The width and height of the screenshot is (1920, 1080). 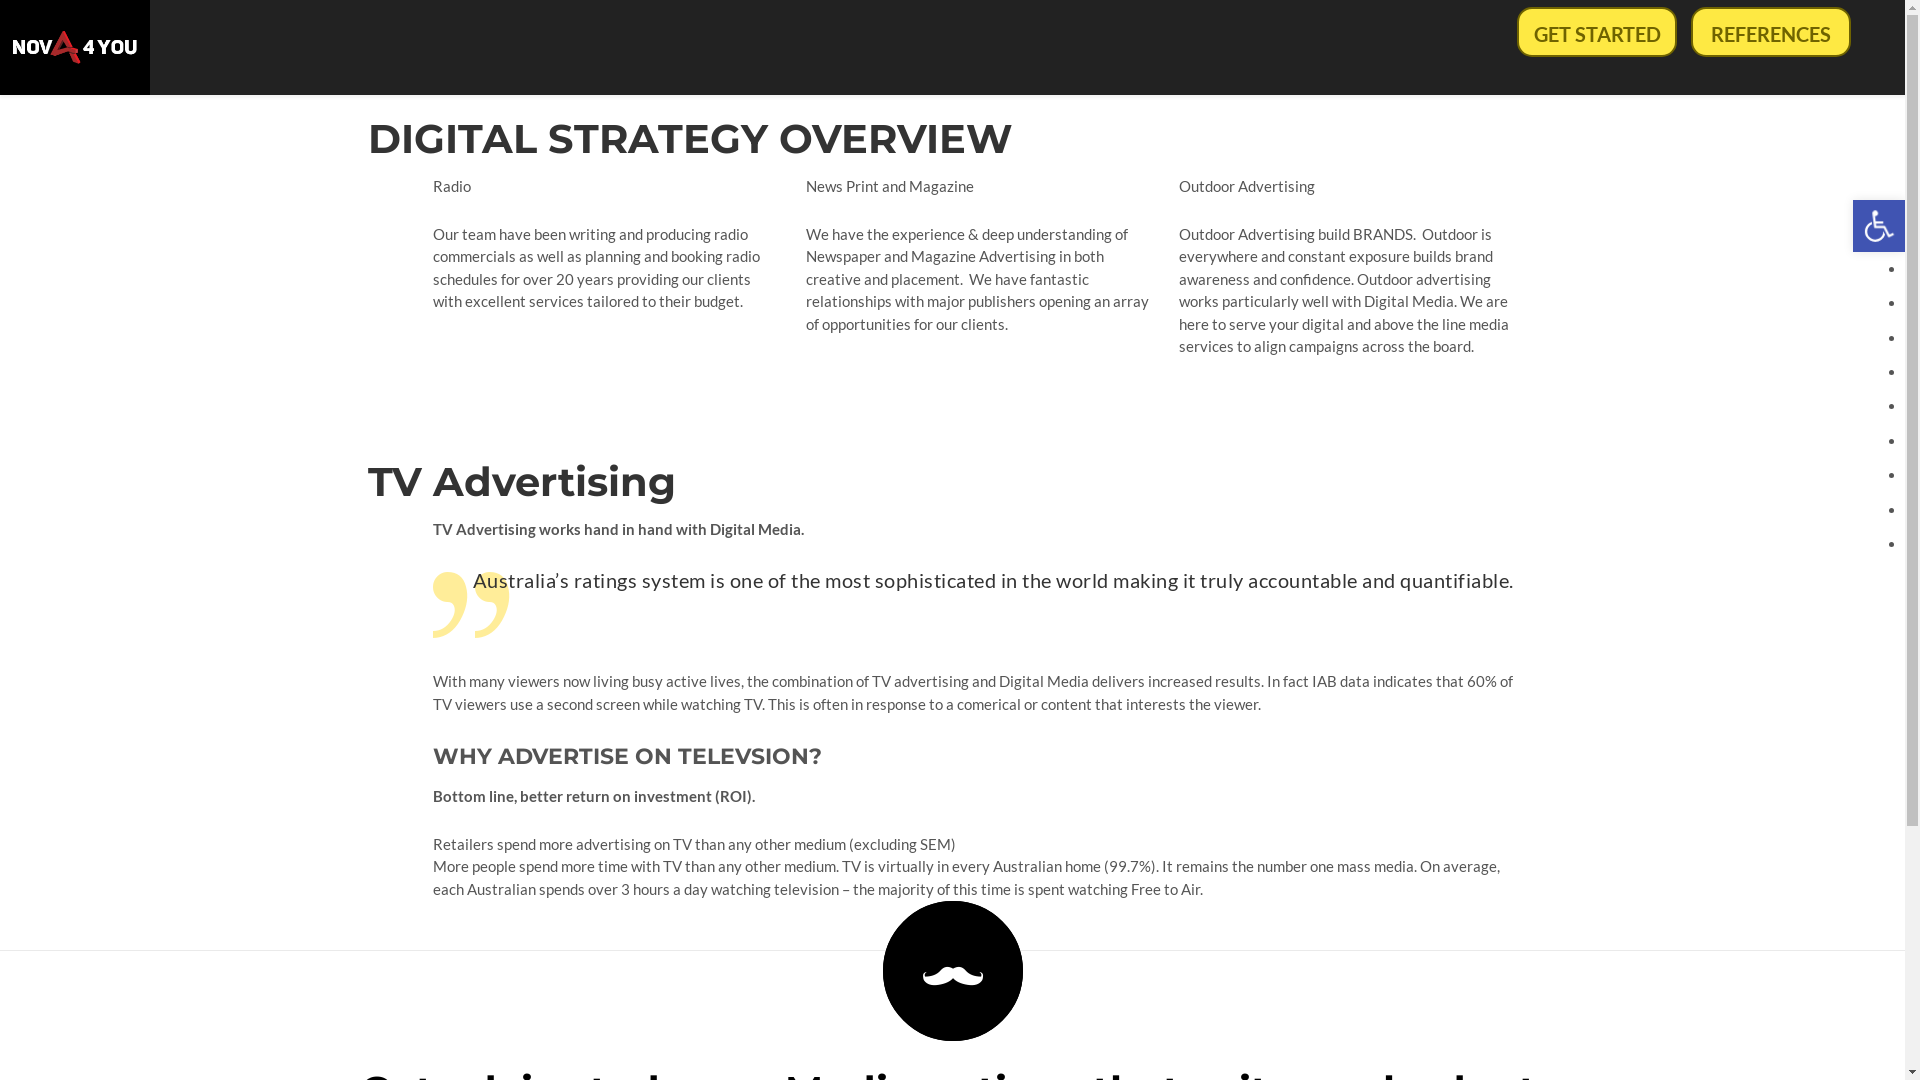 I want to click on 'Facebook', so click(x=1463, y=1015).